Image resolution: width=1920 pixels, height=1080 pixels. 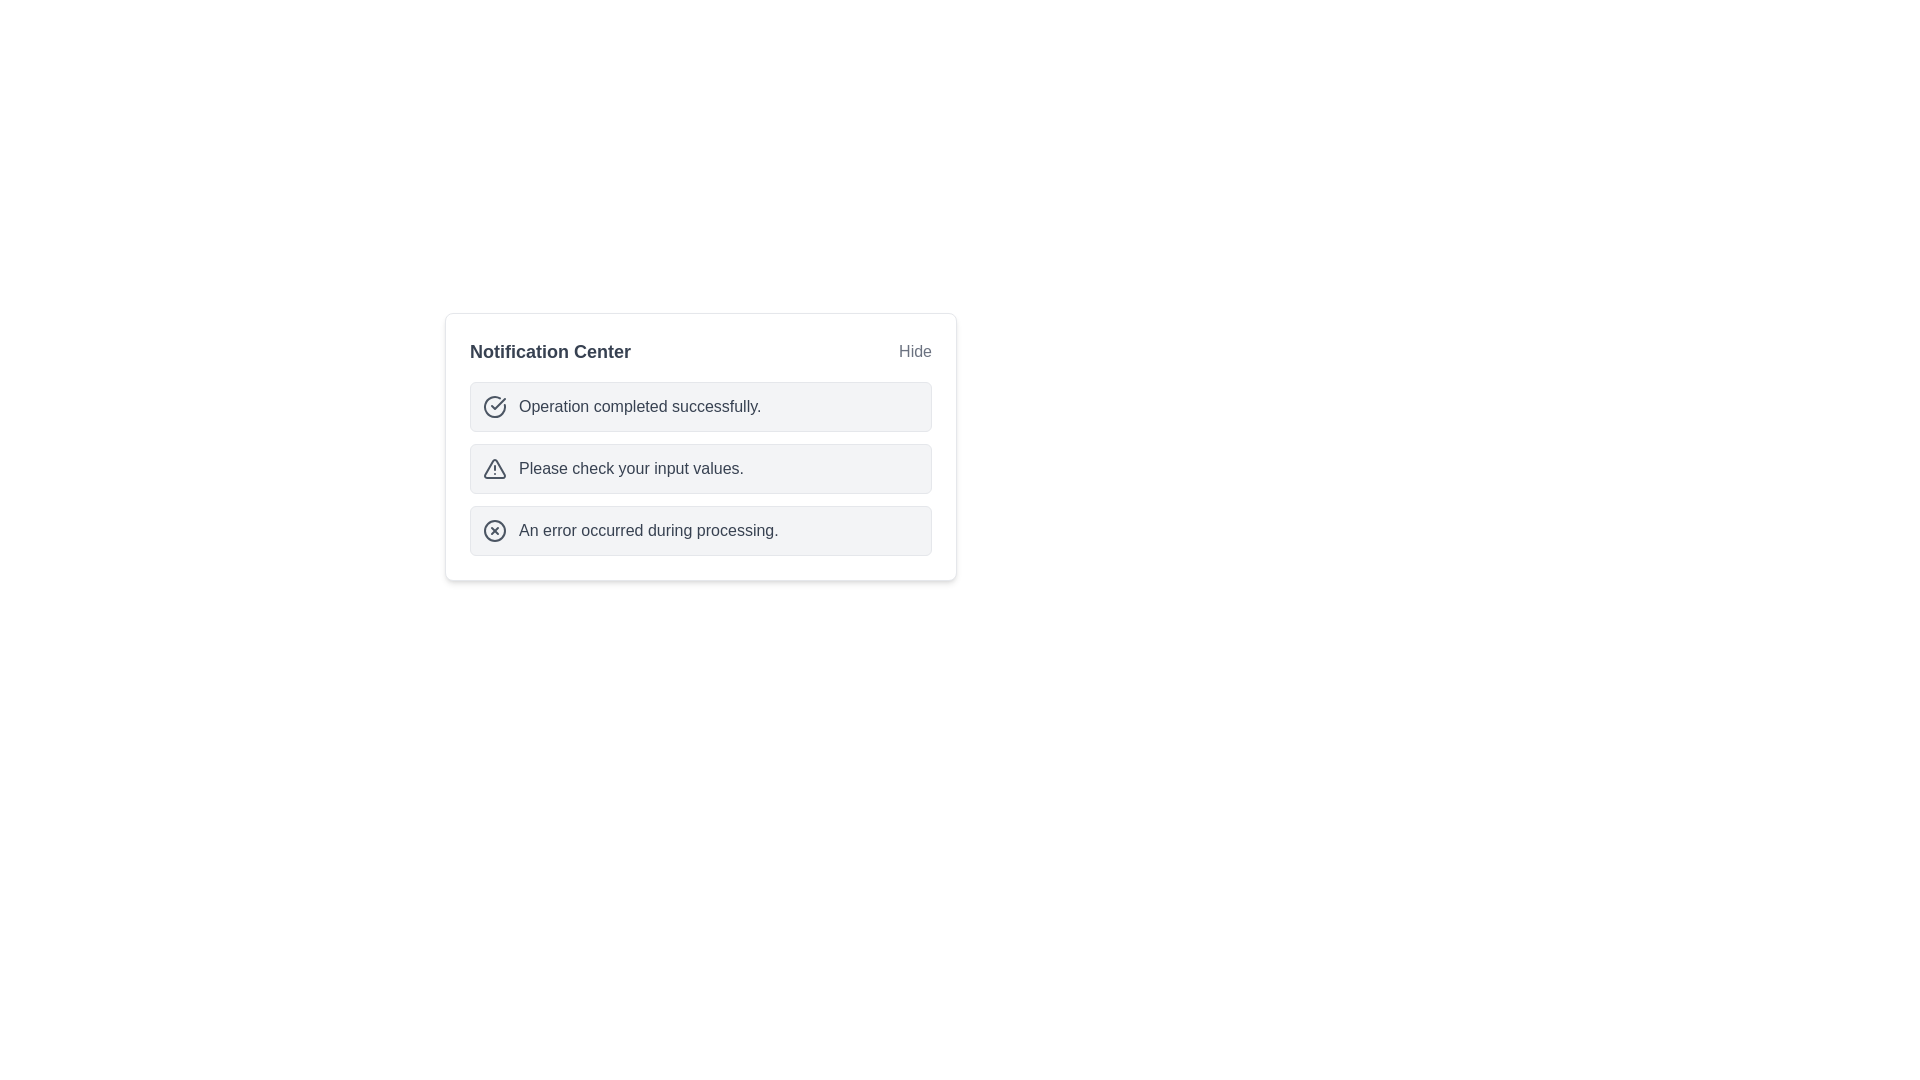 What do you see at coordinates (494, 530) in the screenshot?
I see `the error icon located to the left of the third notification line that indicates 'An error occurred during processing.'` at bounding box center [494, 530].